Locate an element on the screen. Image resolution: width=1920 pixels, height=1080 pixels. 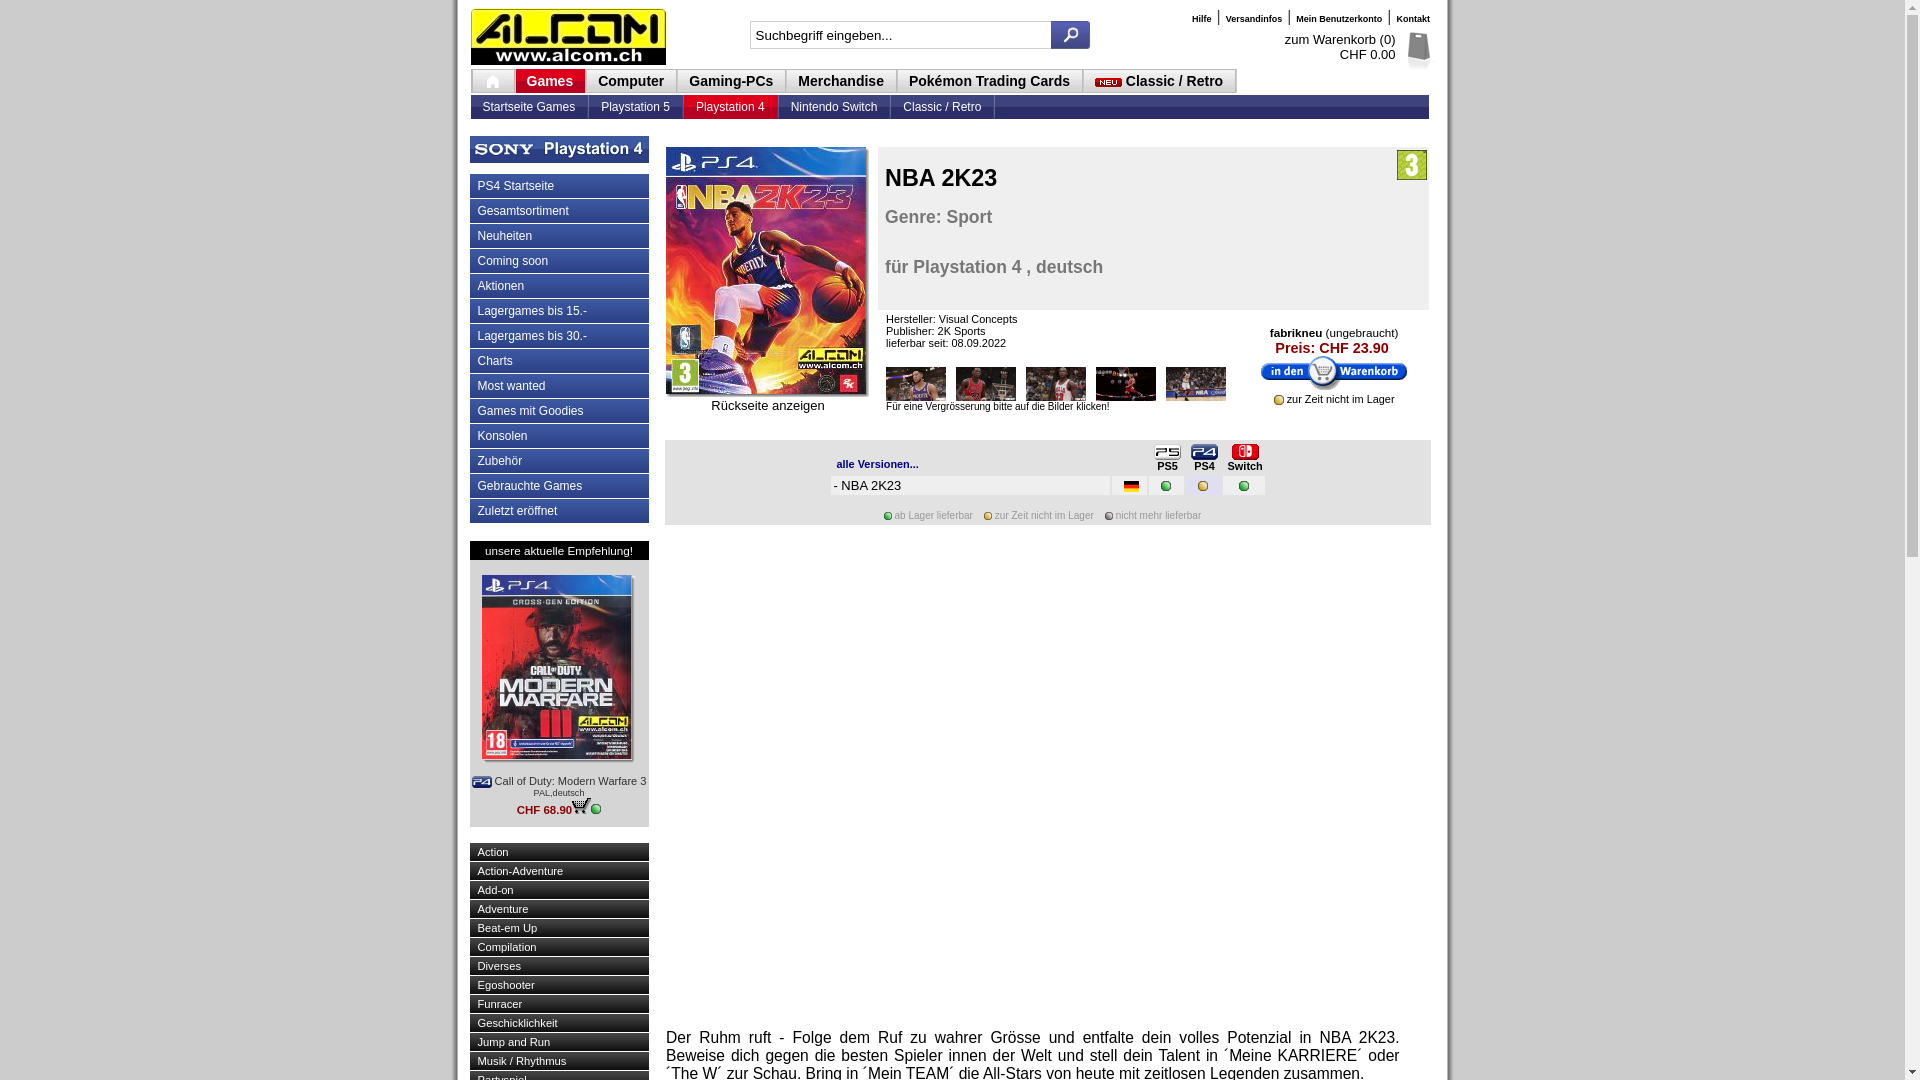
'Kontakt ' is located at coordinates (1391, 19).